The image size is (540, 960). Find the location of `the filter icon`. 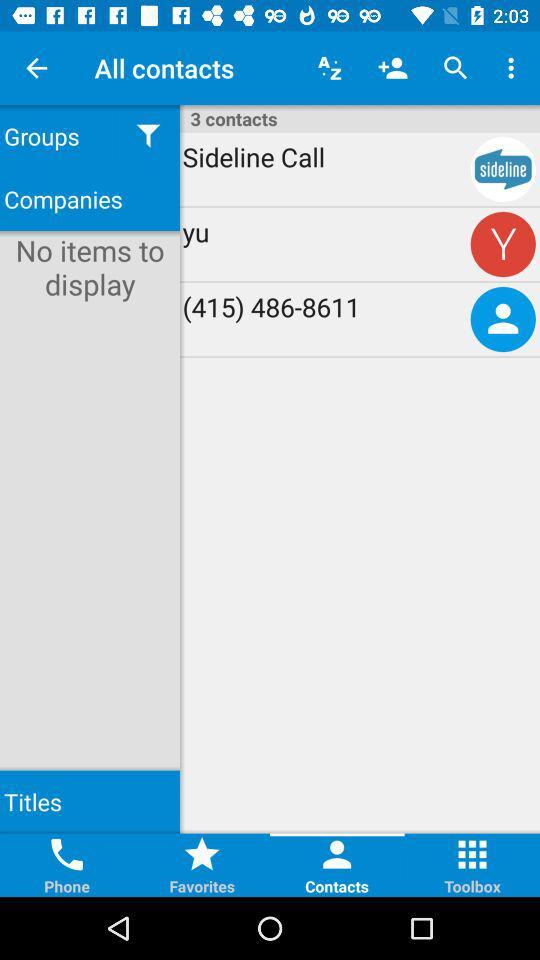

the filter icon is located at coordinates (147, 135).